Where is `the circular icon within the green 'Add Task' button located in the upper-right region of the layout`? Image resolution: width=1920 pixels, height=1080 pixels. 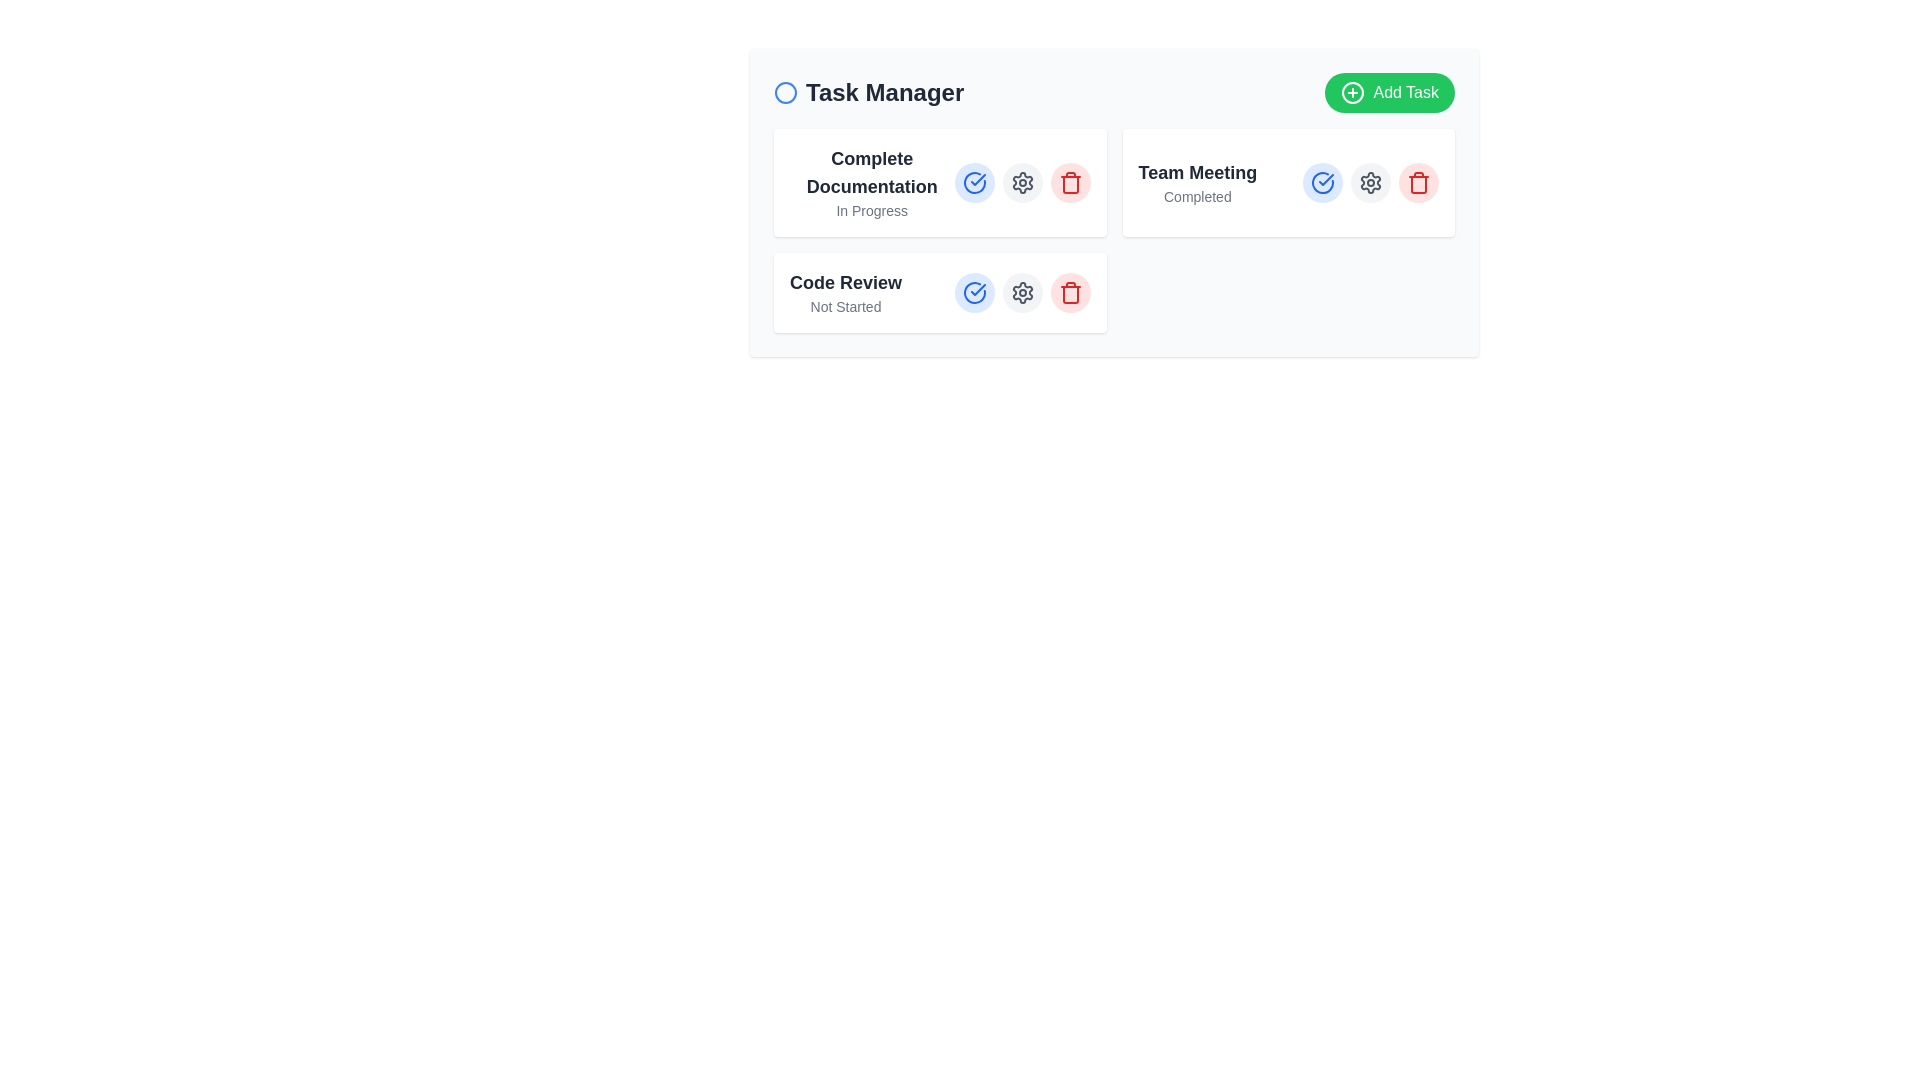 the circular icon within the green 'Add Task' button located in the upper-right region of the layout is located at coordinates (1353, 92).